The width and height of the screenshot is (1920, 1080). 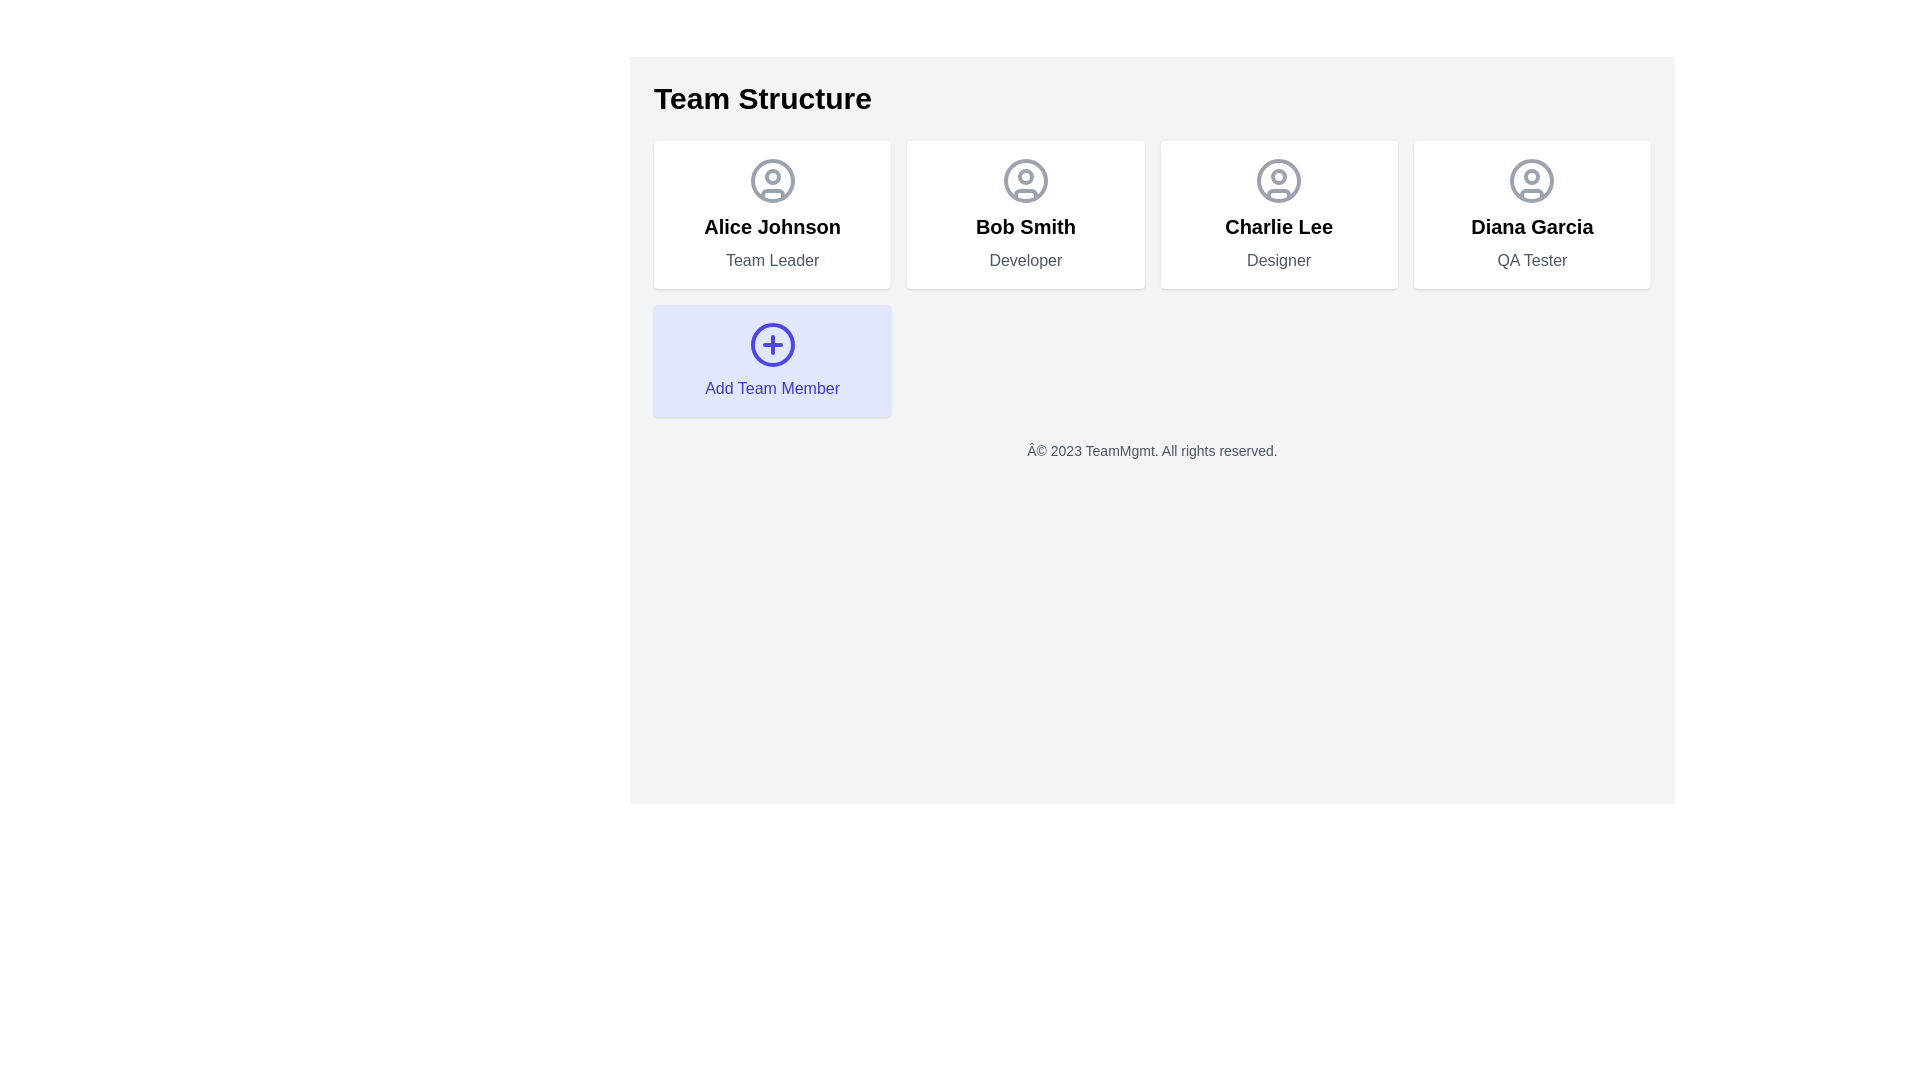 I want to click on the outer boundary of the user avatar icon for 'Diana Garcia - QA Tester', which is the larger circle in the avatar icon, so click(x=1531, y=181).